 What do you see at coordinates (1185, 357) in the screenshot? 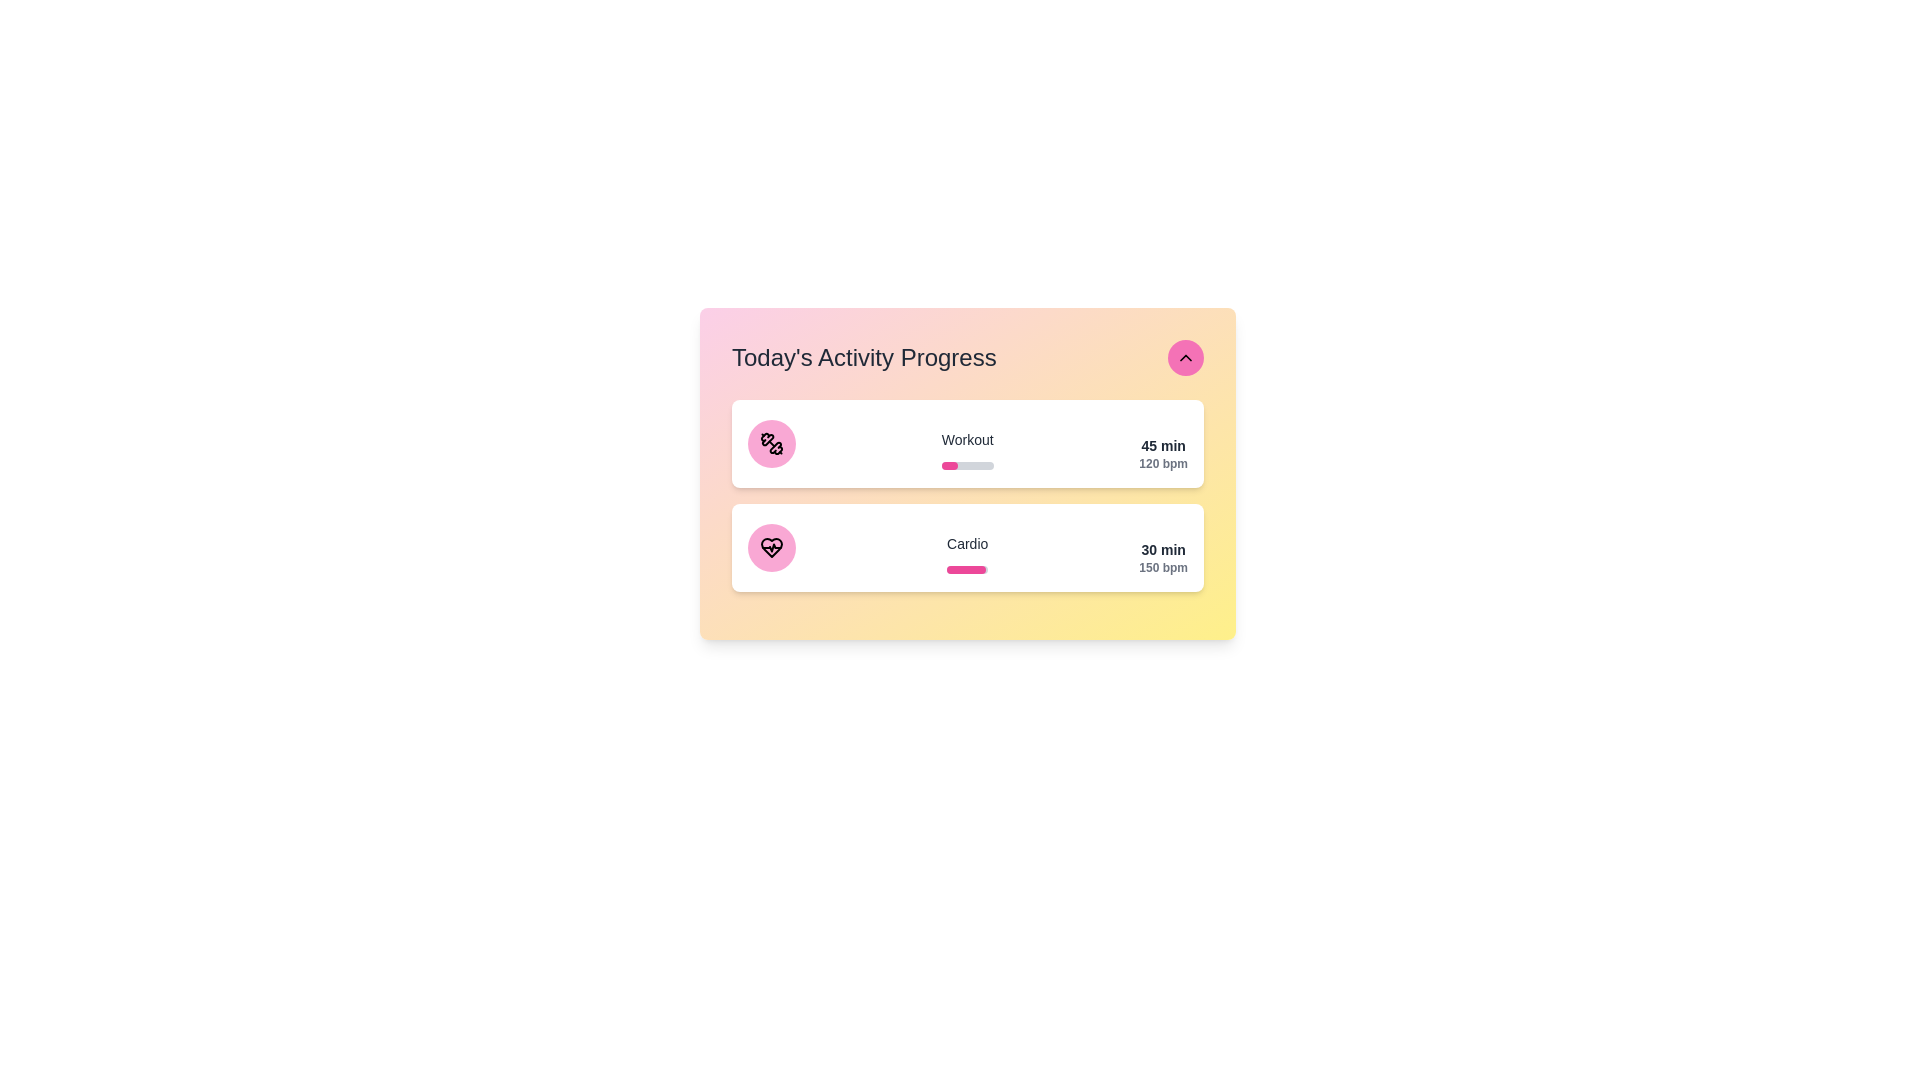
I see `the circular pink button with a black upward chevron in the 'Today's Activity Progress' section` at bounding box center [1185, 357].